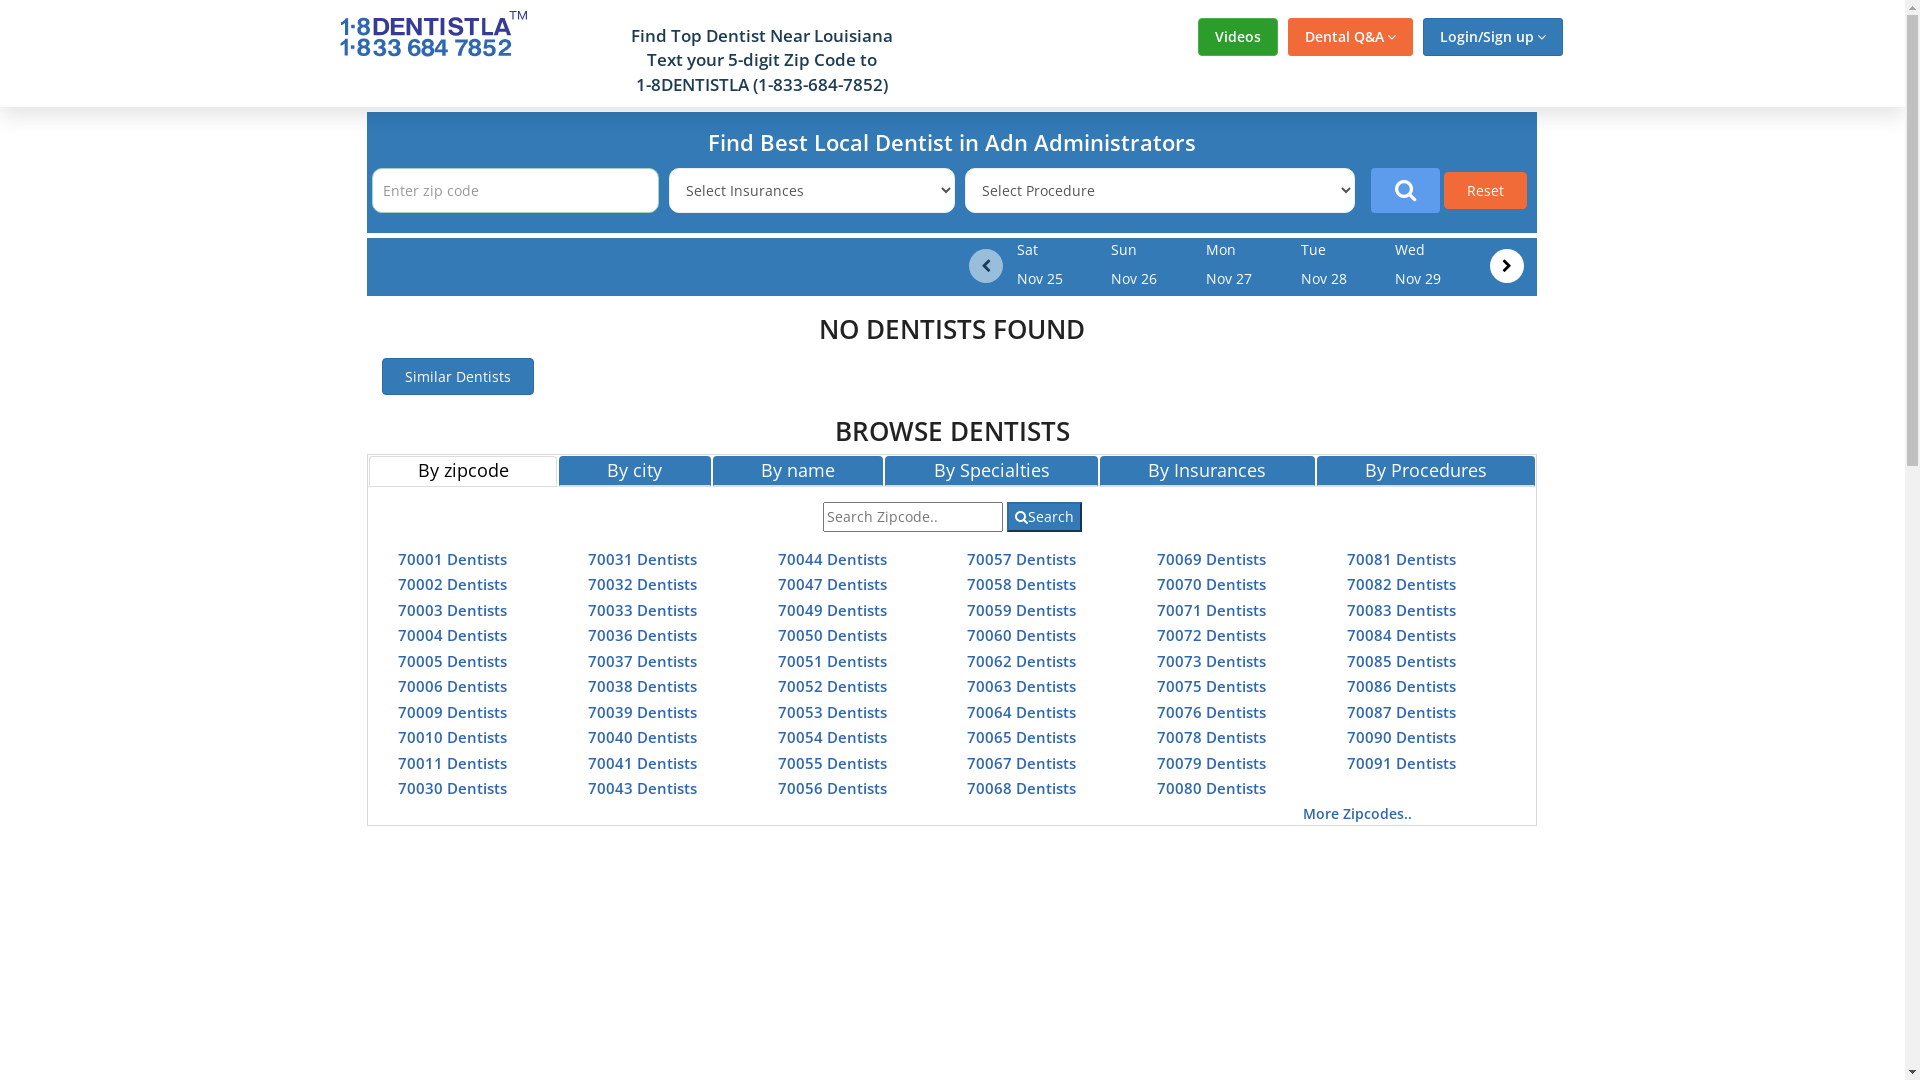  I want to click on '70036 Dentists', so click(642, 635).